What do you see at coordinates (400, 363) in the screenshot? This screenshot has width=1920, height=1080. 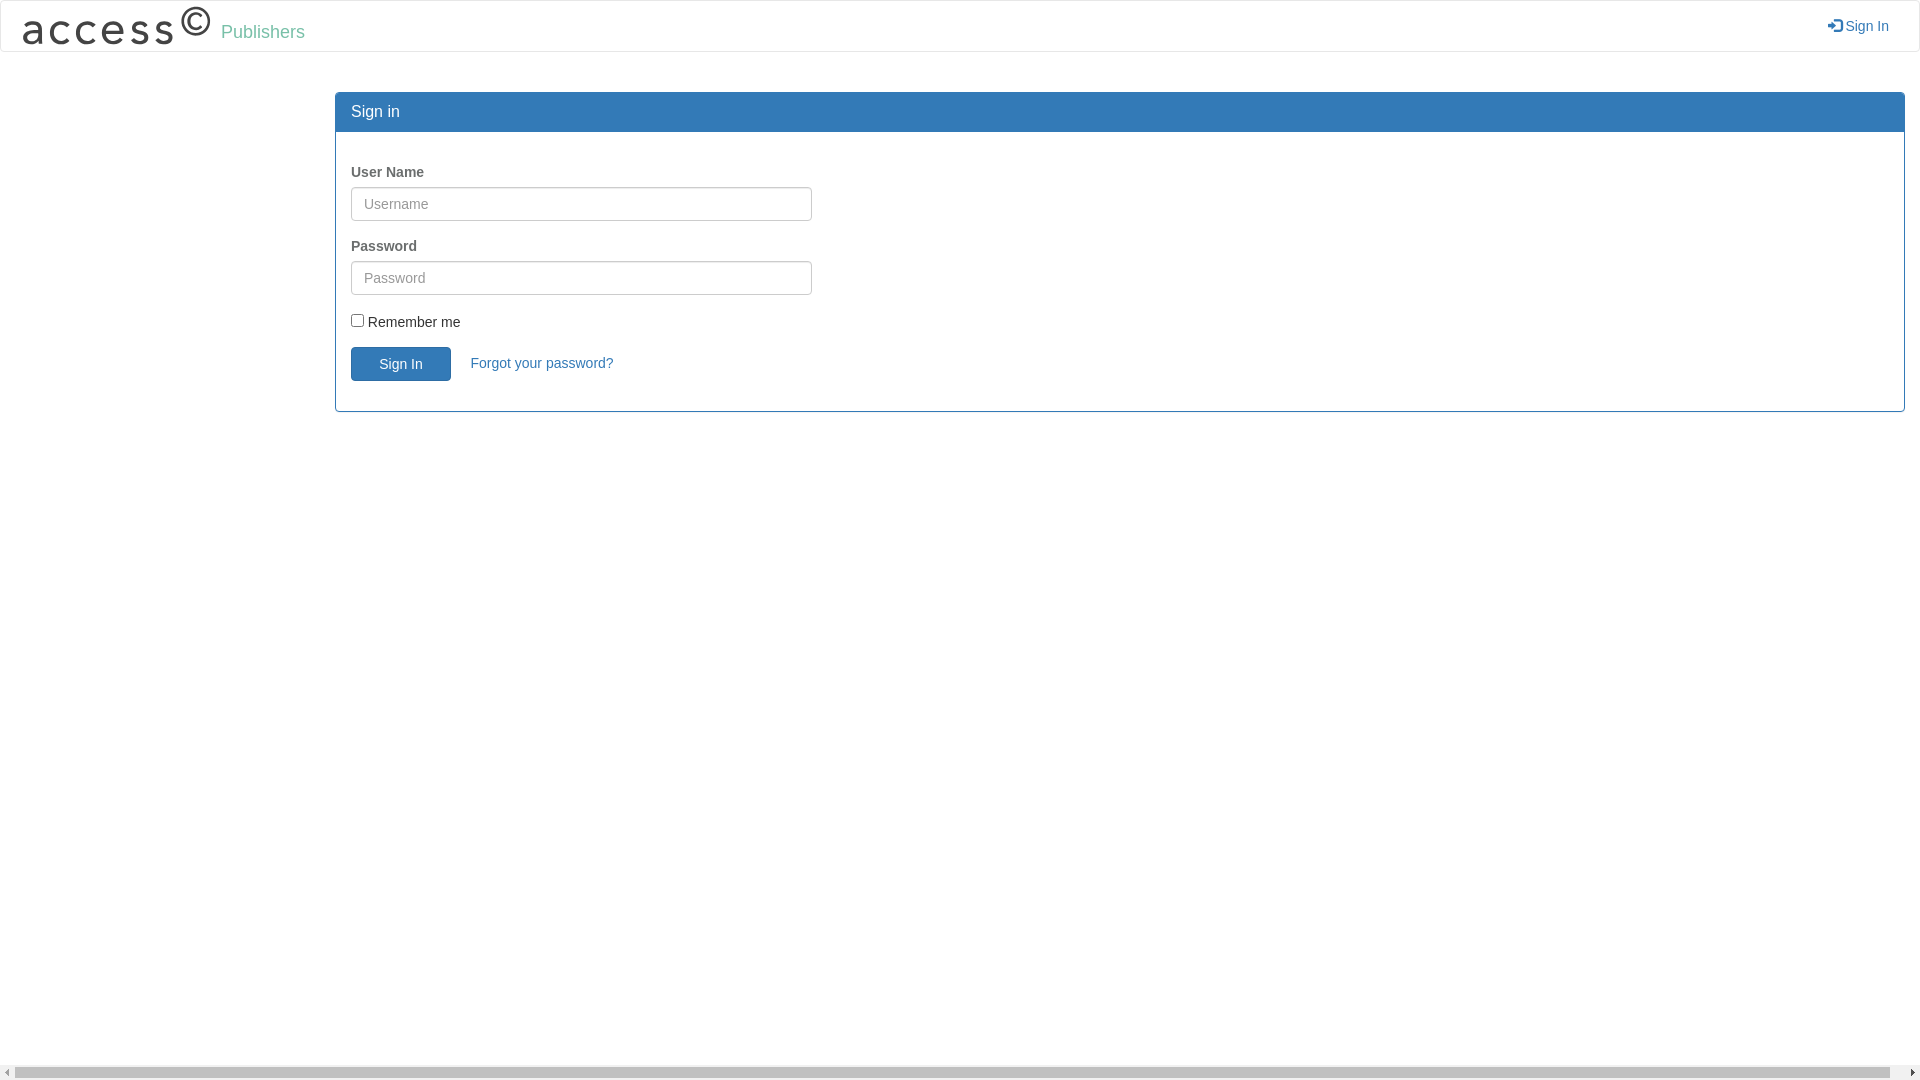 I see `'Sign In'` at bounding box center [400, 363].